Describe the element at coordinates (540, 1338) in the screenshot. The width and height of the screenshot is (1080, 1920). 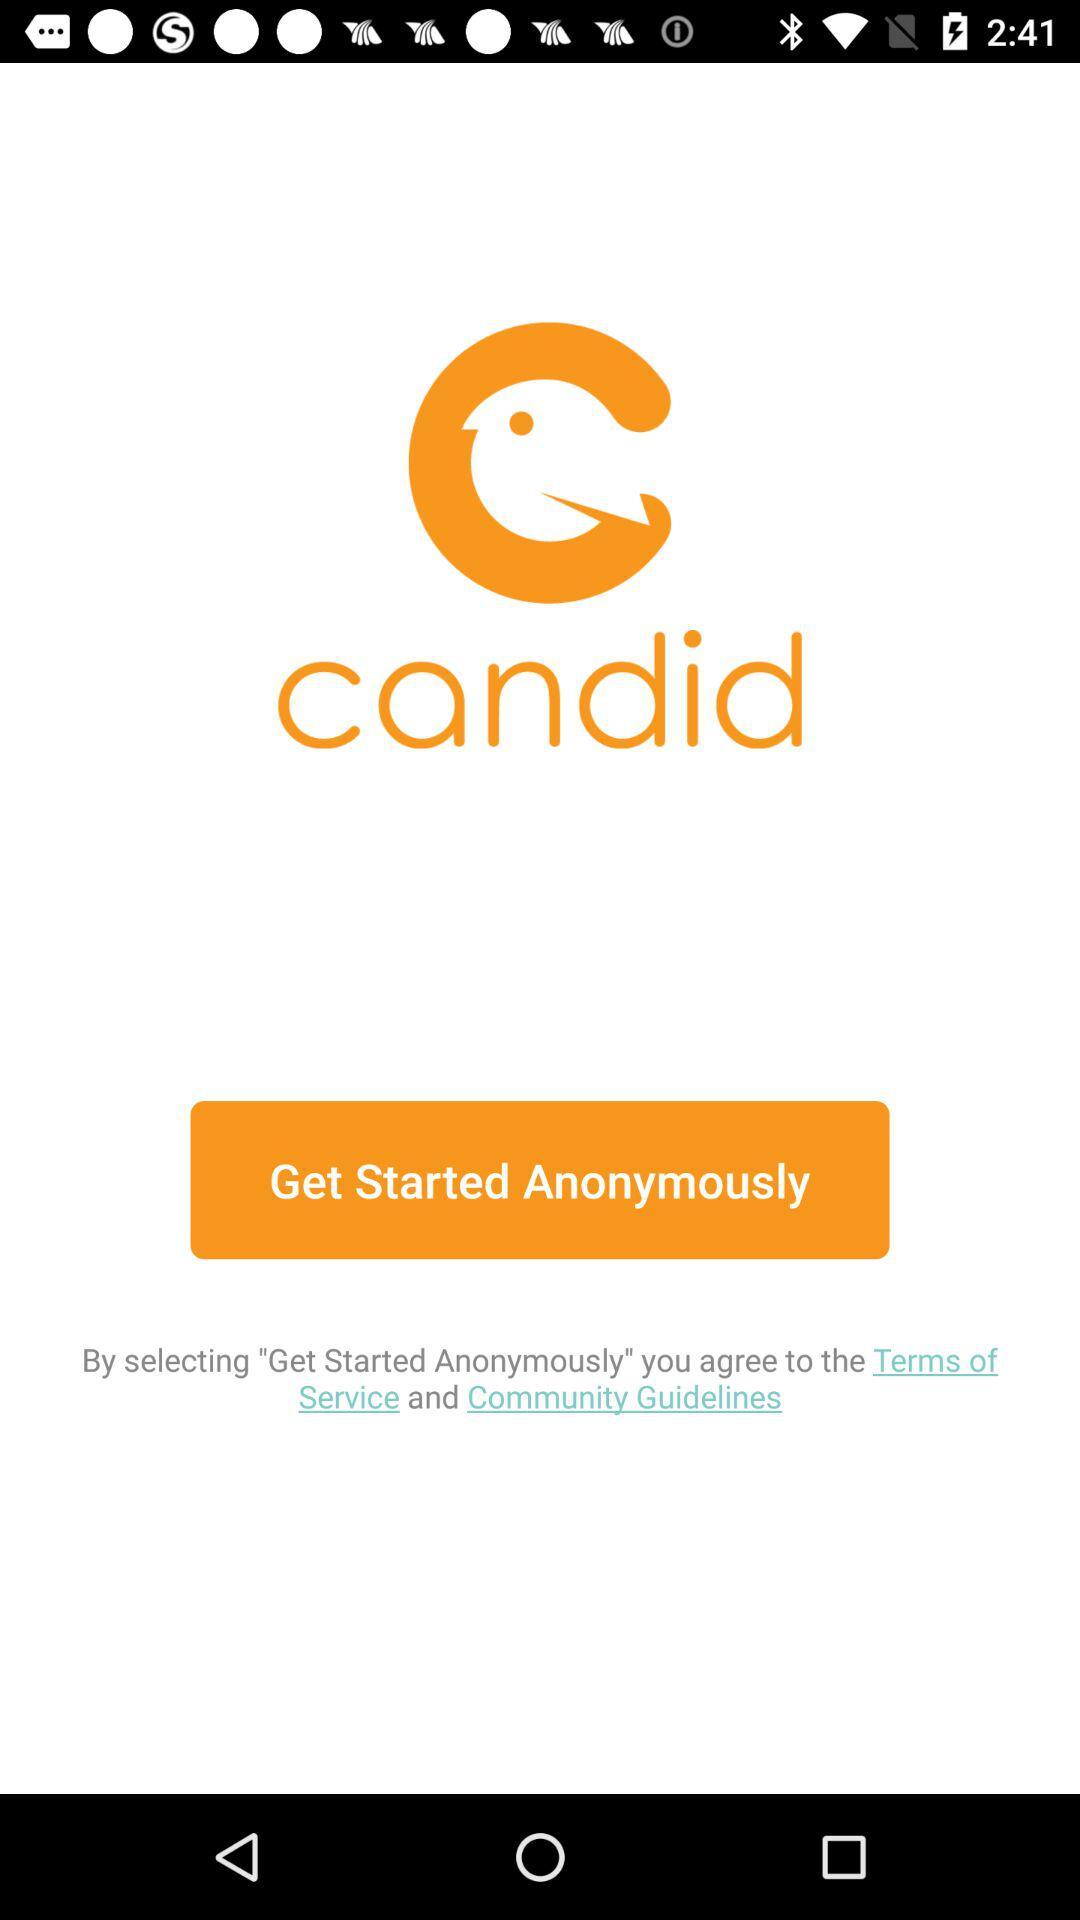
I see `item below get started anonymously item` at that location.